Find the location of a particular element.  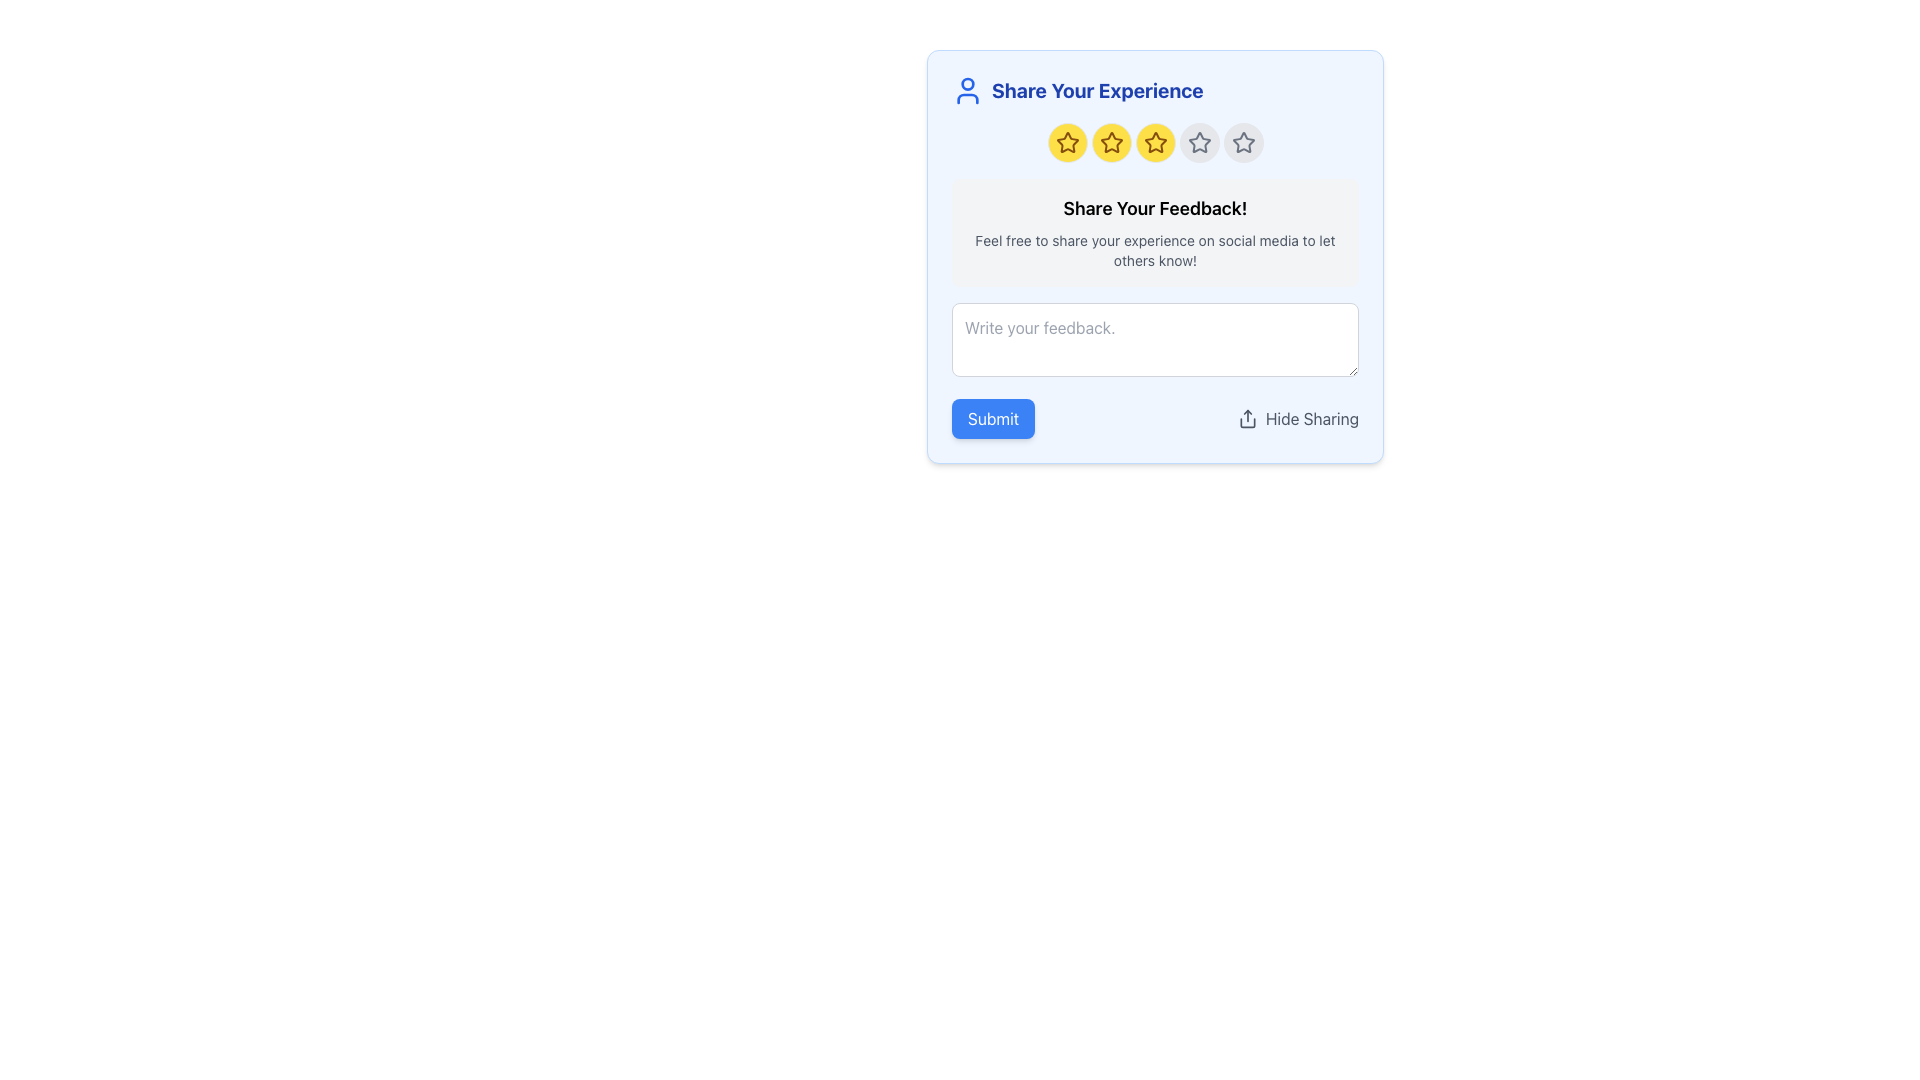

a star in the Rating Component located below the header text of the 'Share Your Experience' card is located at coordinates (1155, 141).